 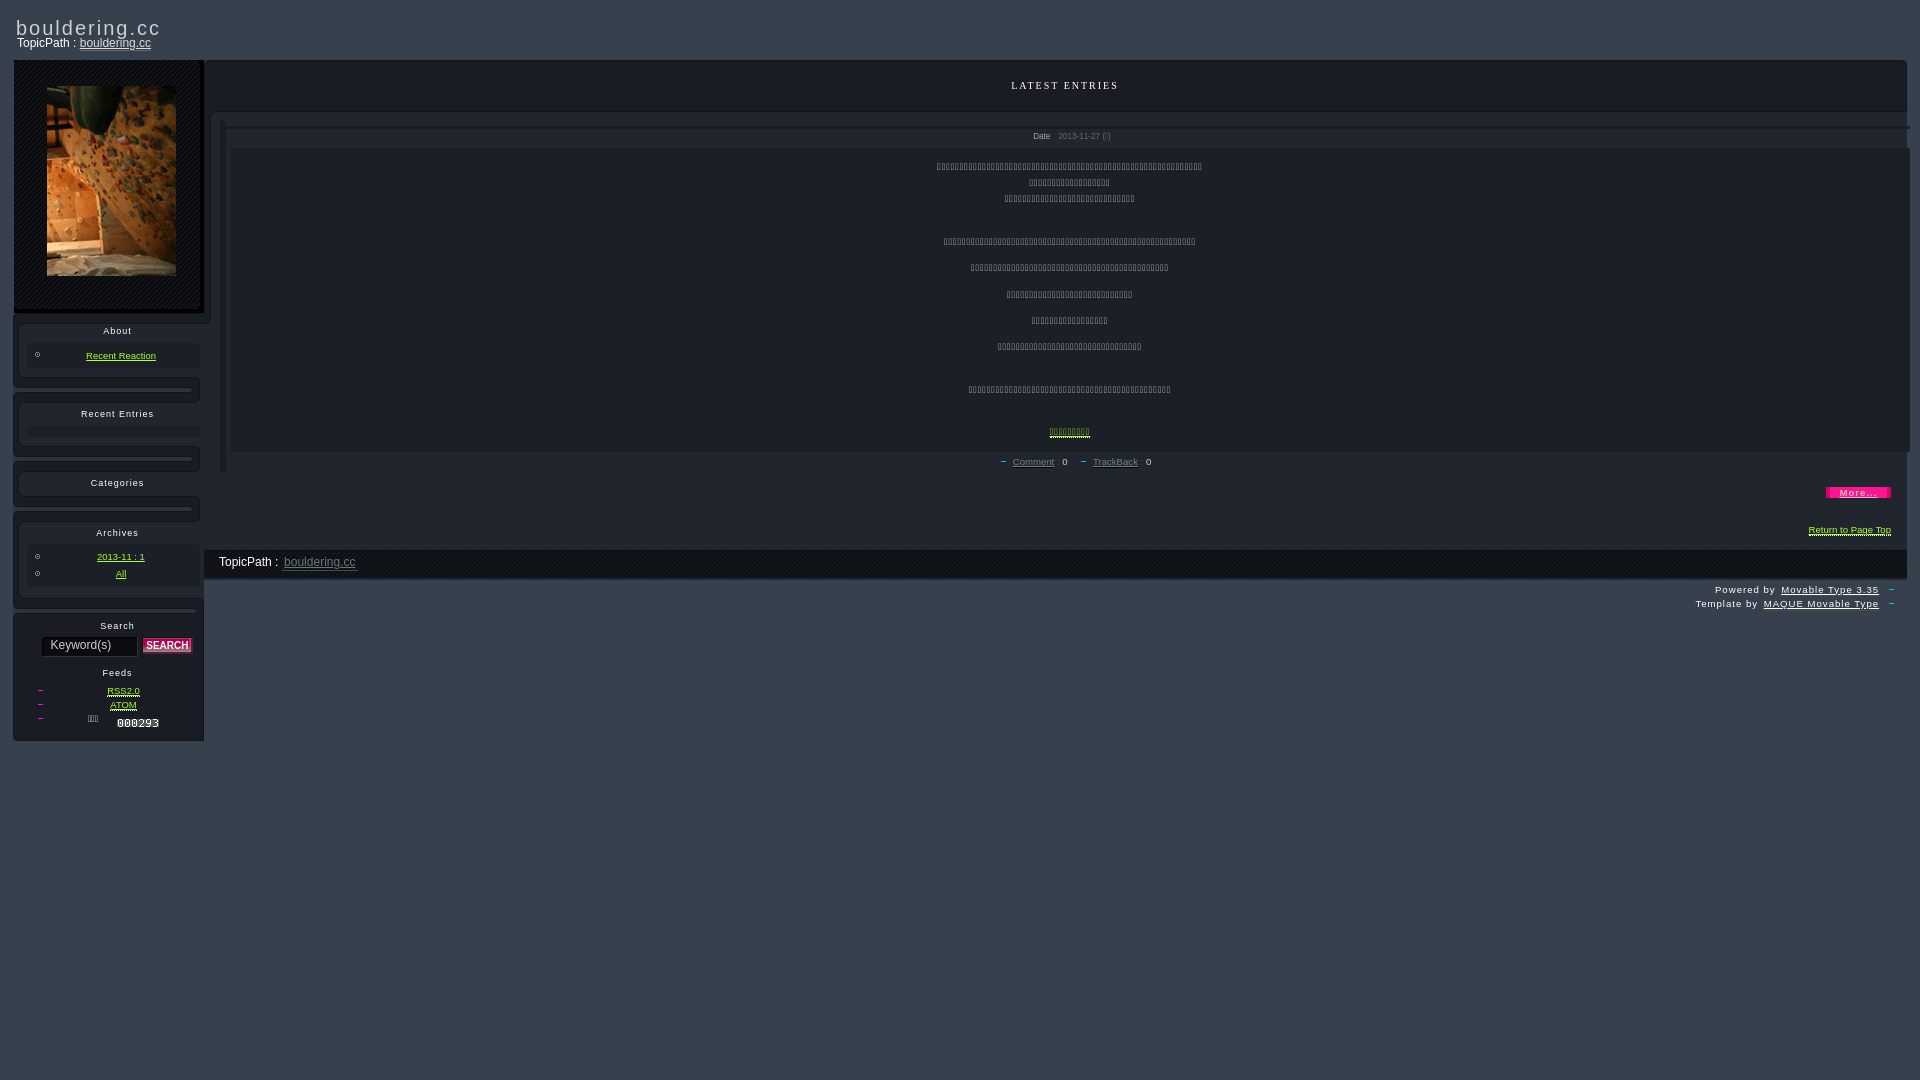 I want to click on 'All', so click(x=112, y=573).